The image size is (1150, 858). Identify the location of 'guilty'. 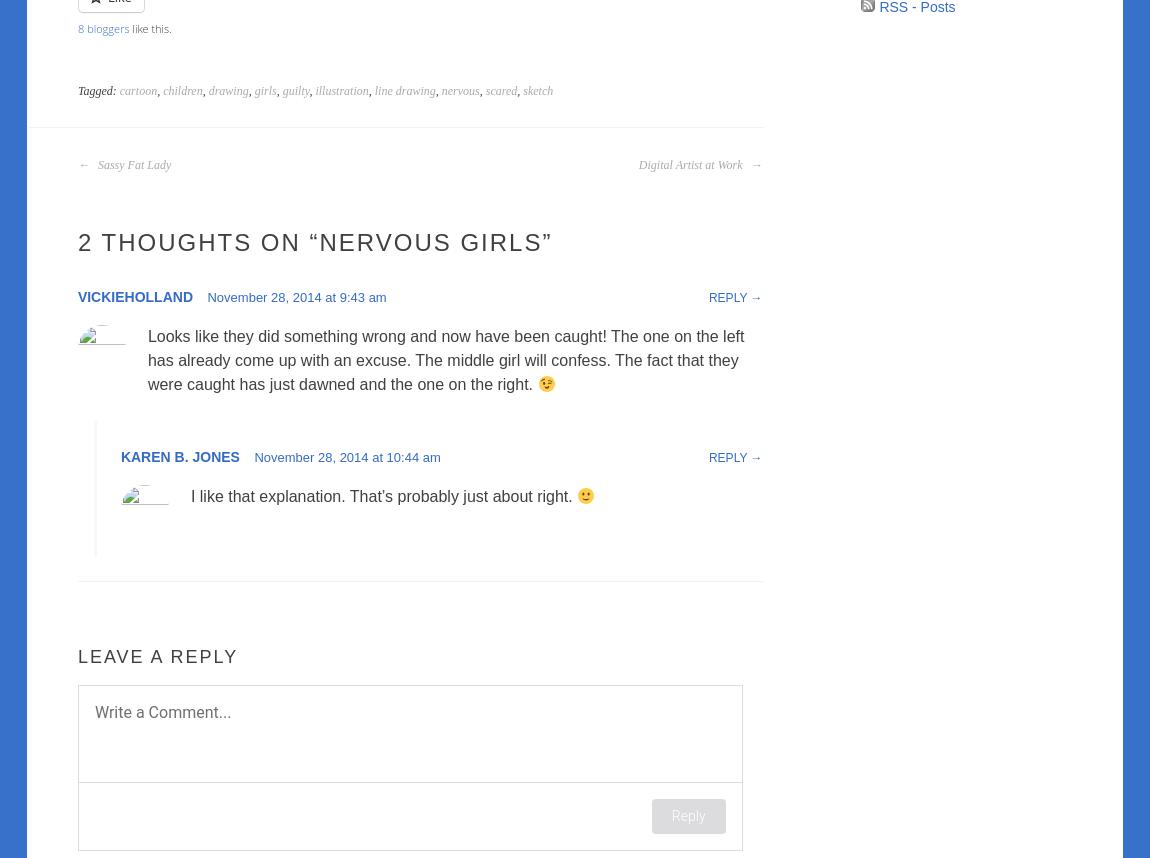
(295, 91).